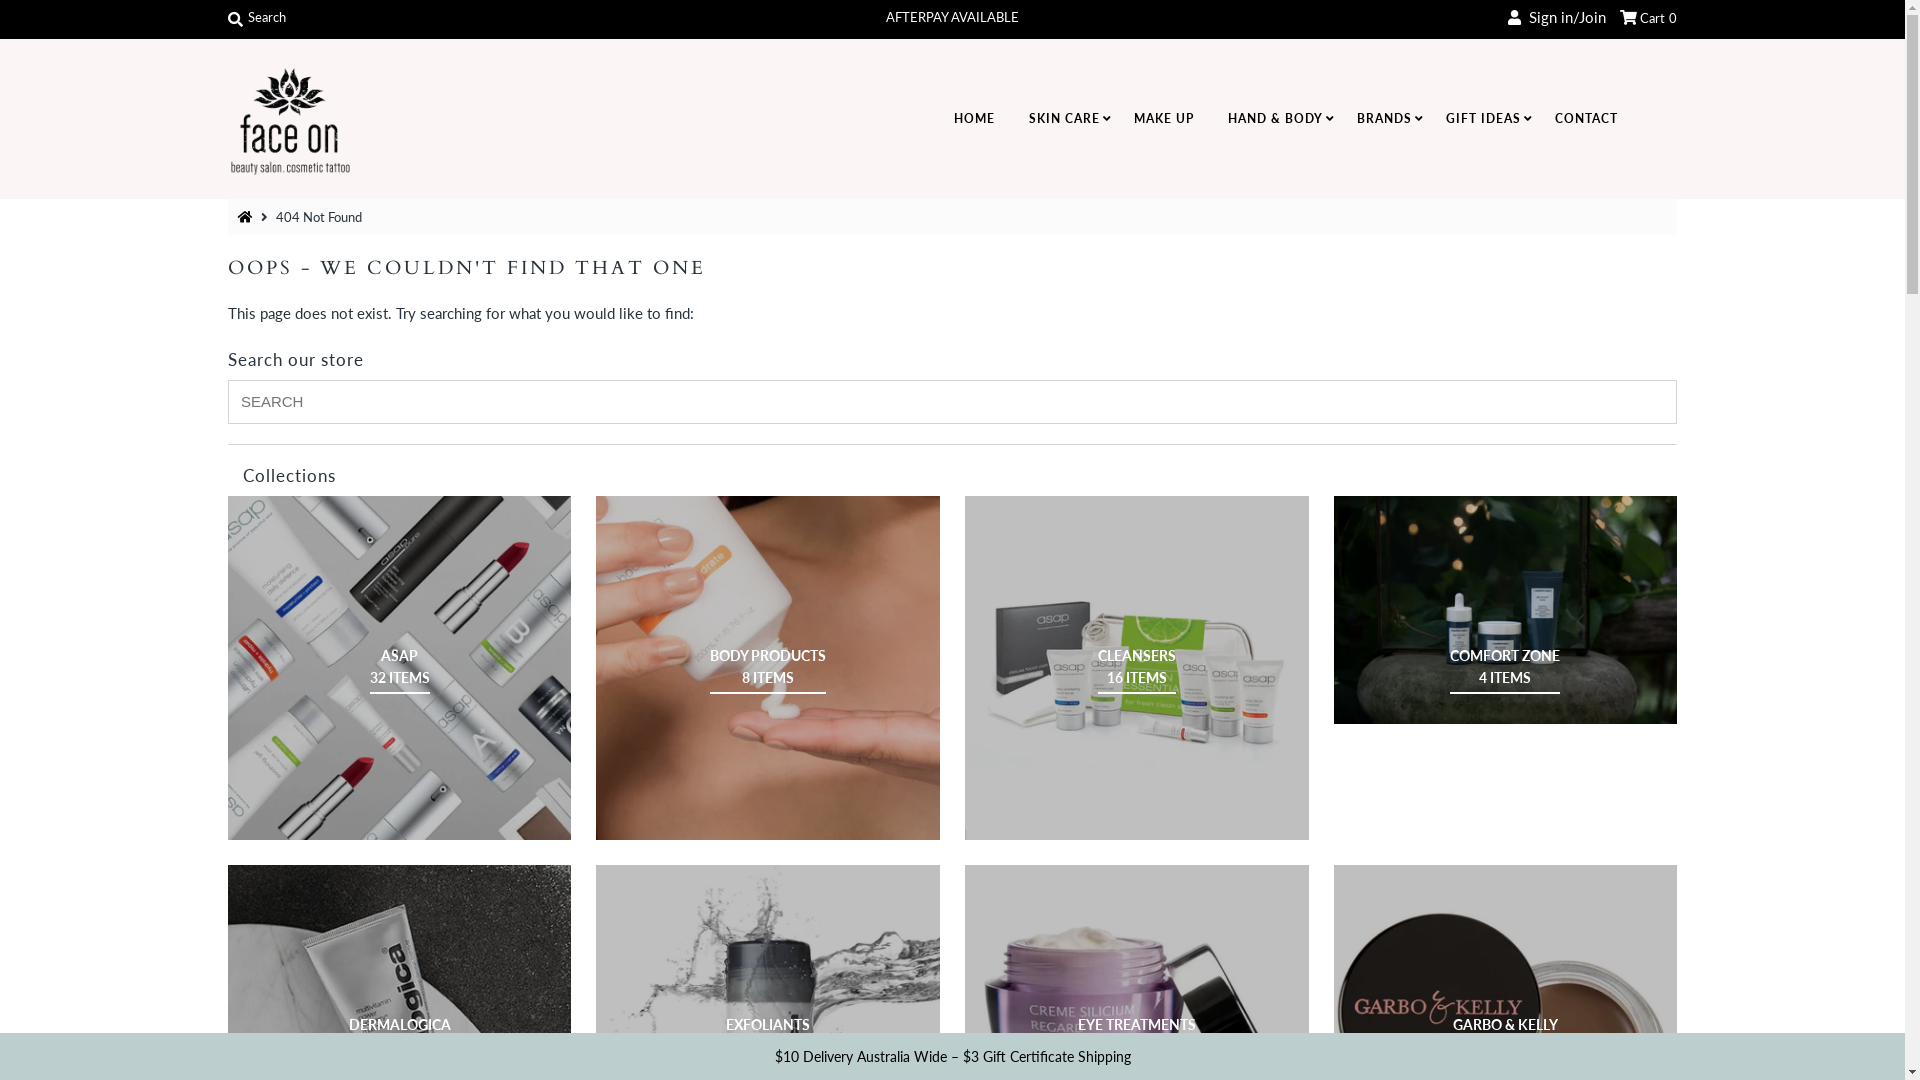 Image resolution: width=1920 pixels, height=1080 pixels. Describe the element at coordinates (1063, 119) in the screenshot. I see `'SKIN CARE'` at that location.